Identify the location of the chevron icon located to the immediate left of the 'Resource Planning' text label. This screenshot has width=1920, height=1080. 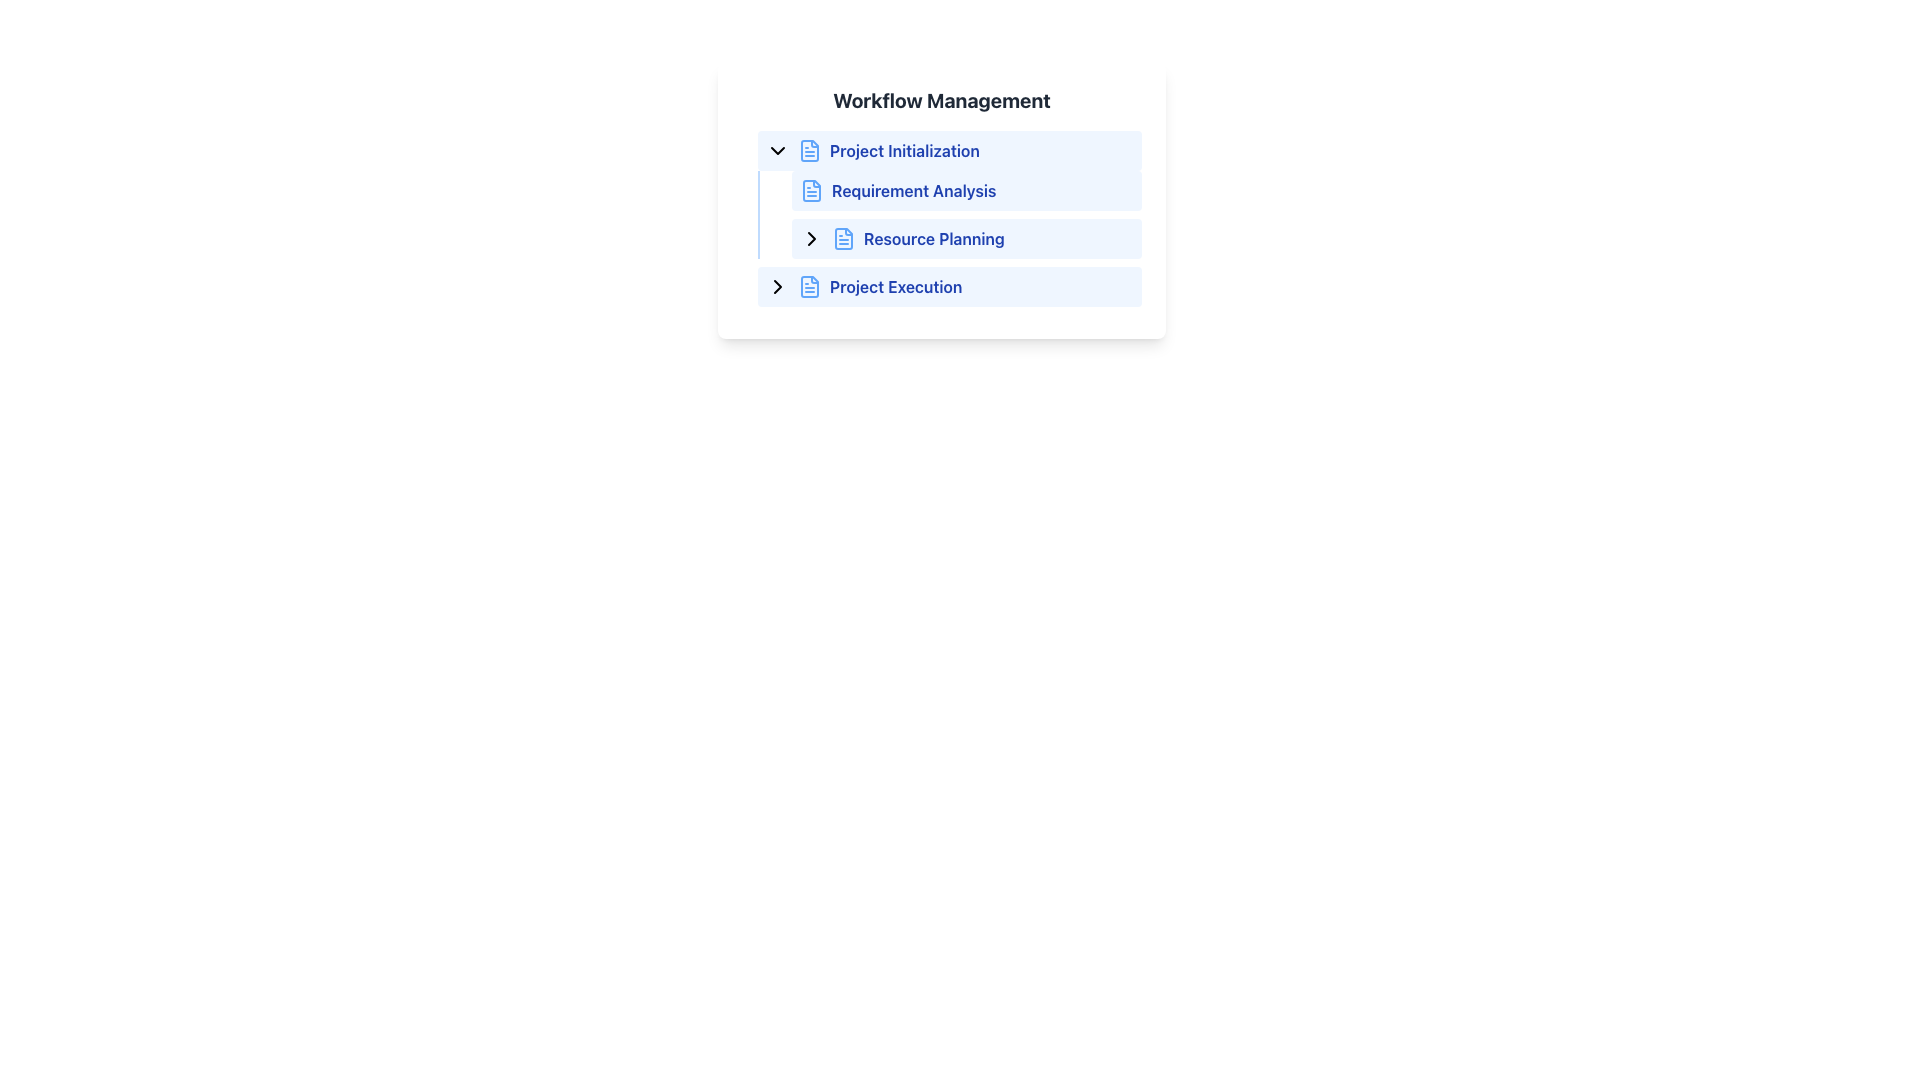
(811, 238).